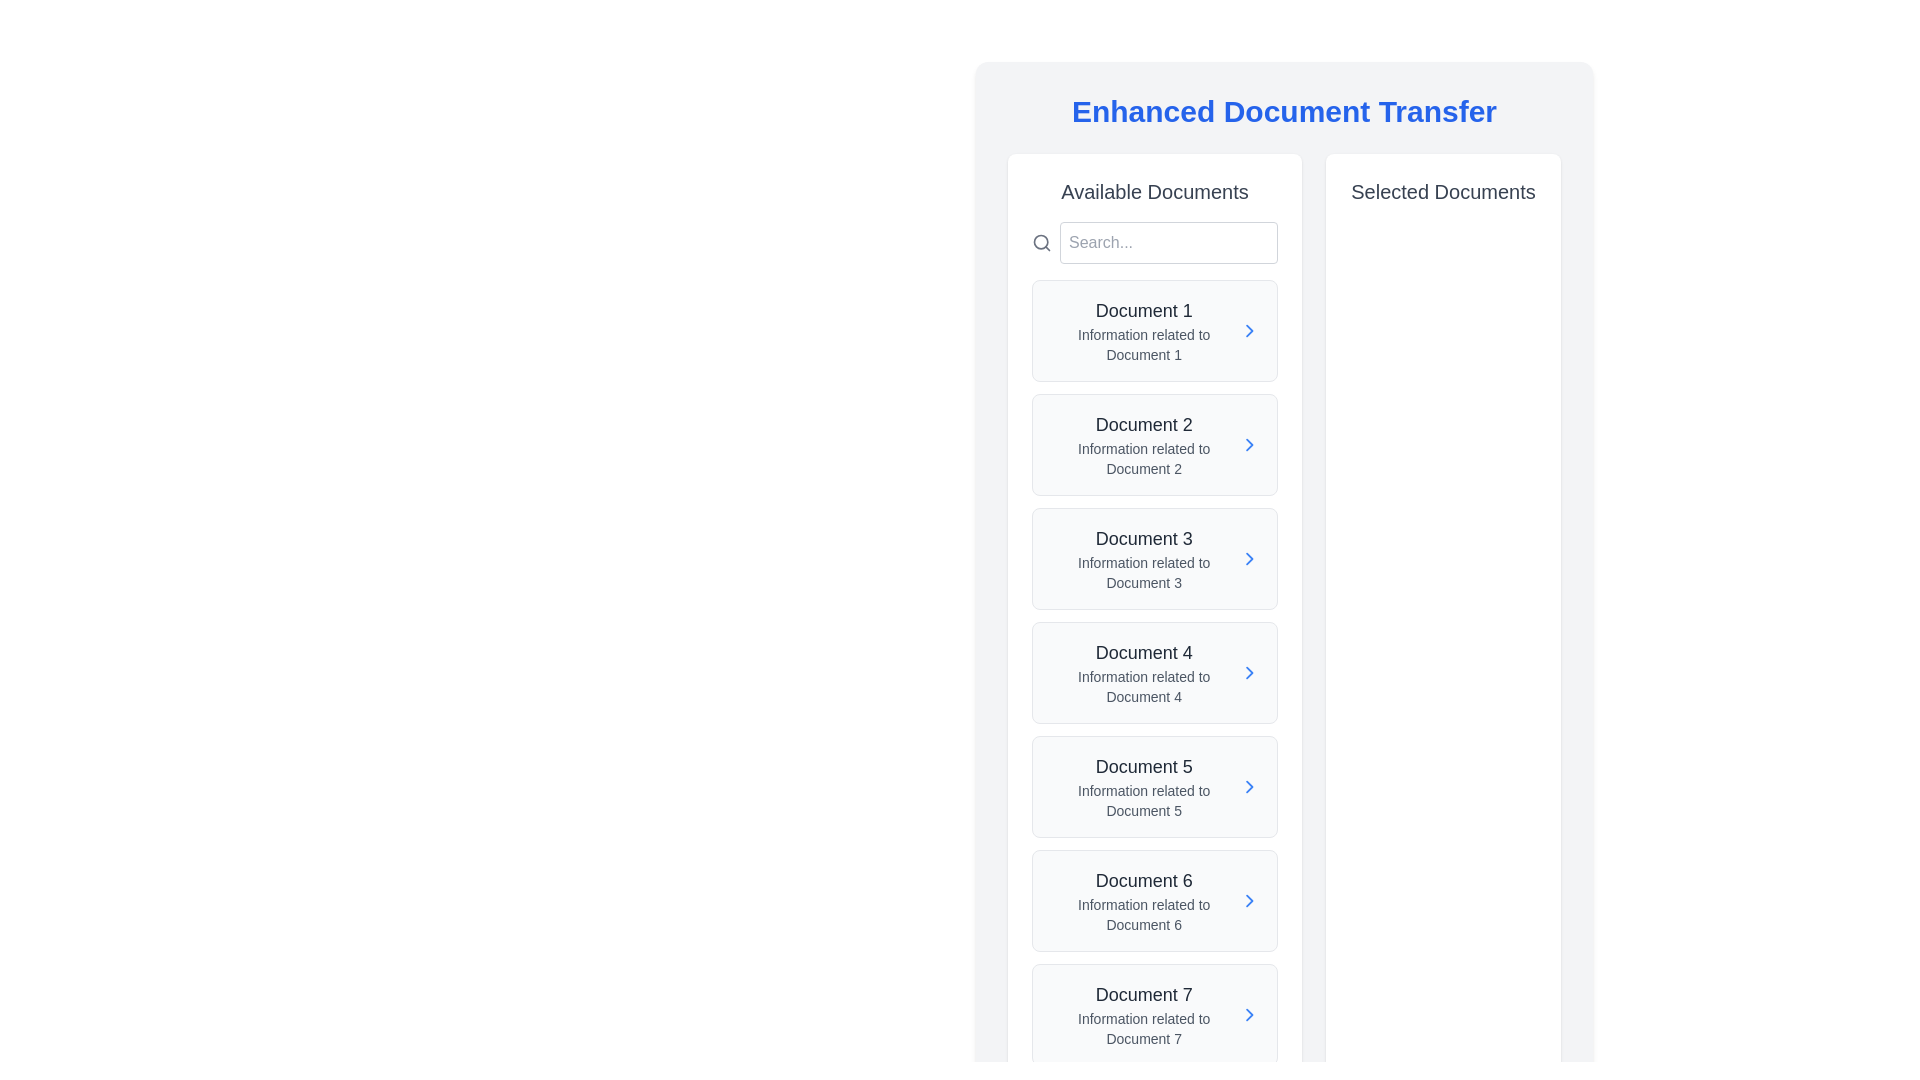 This screenshot has height=1080, width=1920. I want to click on the center of the List item displaying document information titled 'Document 5', so click(1155, 785).